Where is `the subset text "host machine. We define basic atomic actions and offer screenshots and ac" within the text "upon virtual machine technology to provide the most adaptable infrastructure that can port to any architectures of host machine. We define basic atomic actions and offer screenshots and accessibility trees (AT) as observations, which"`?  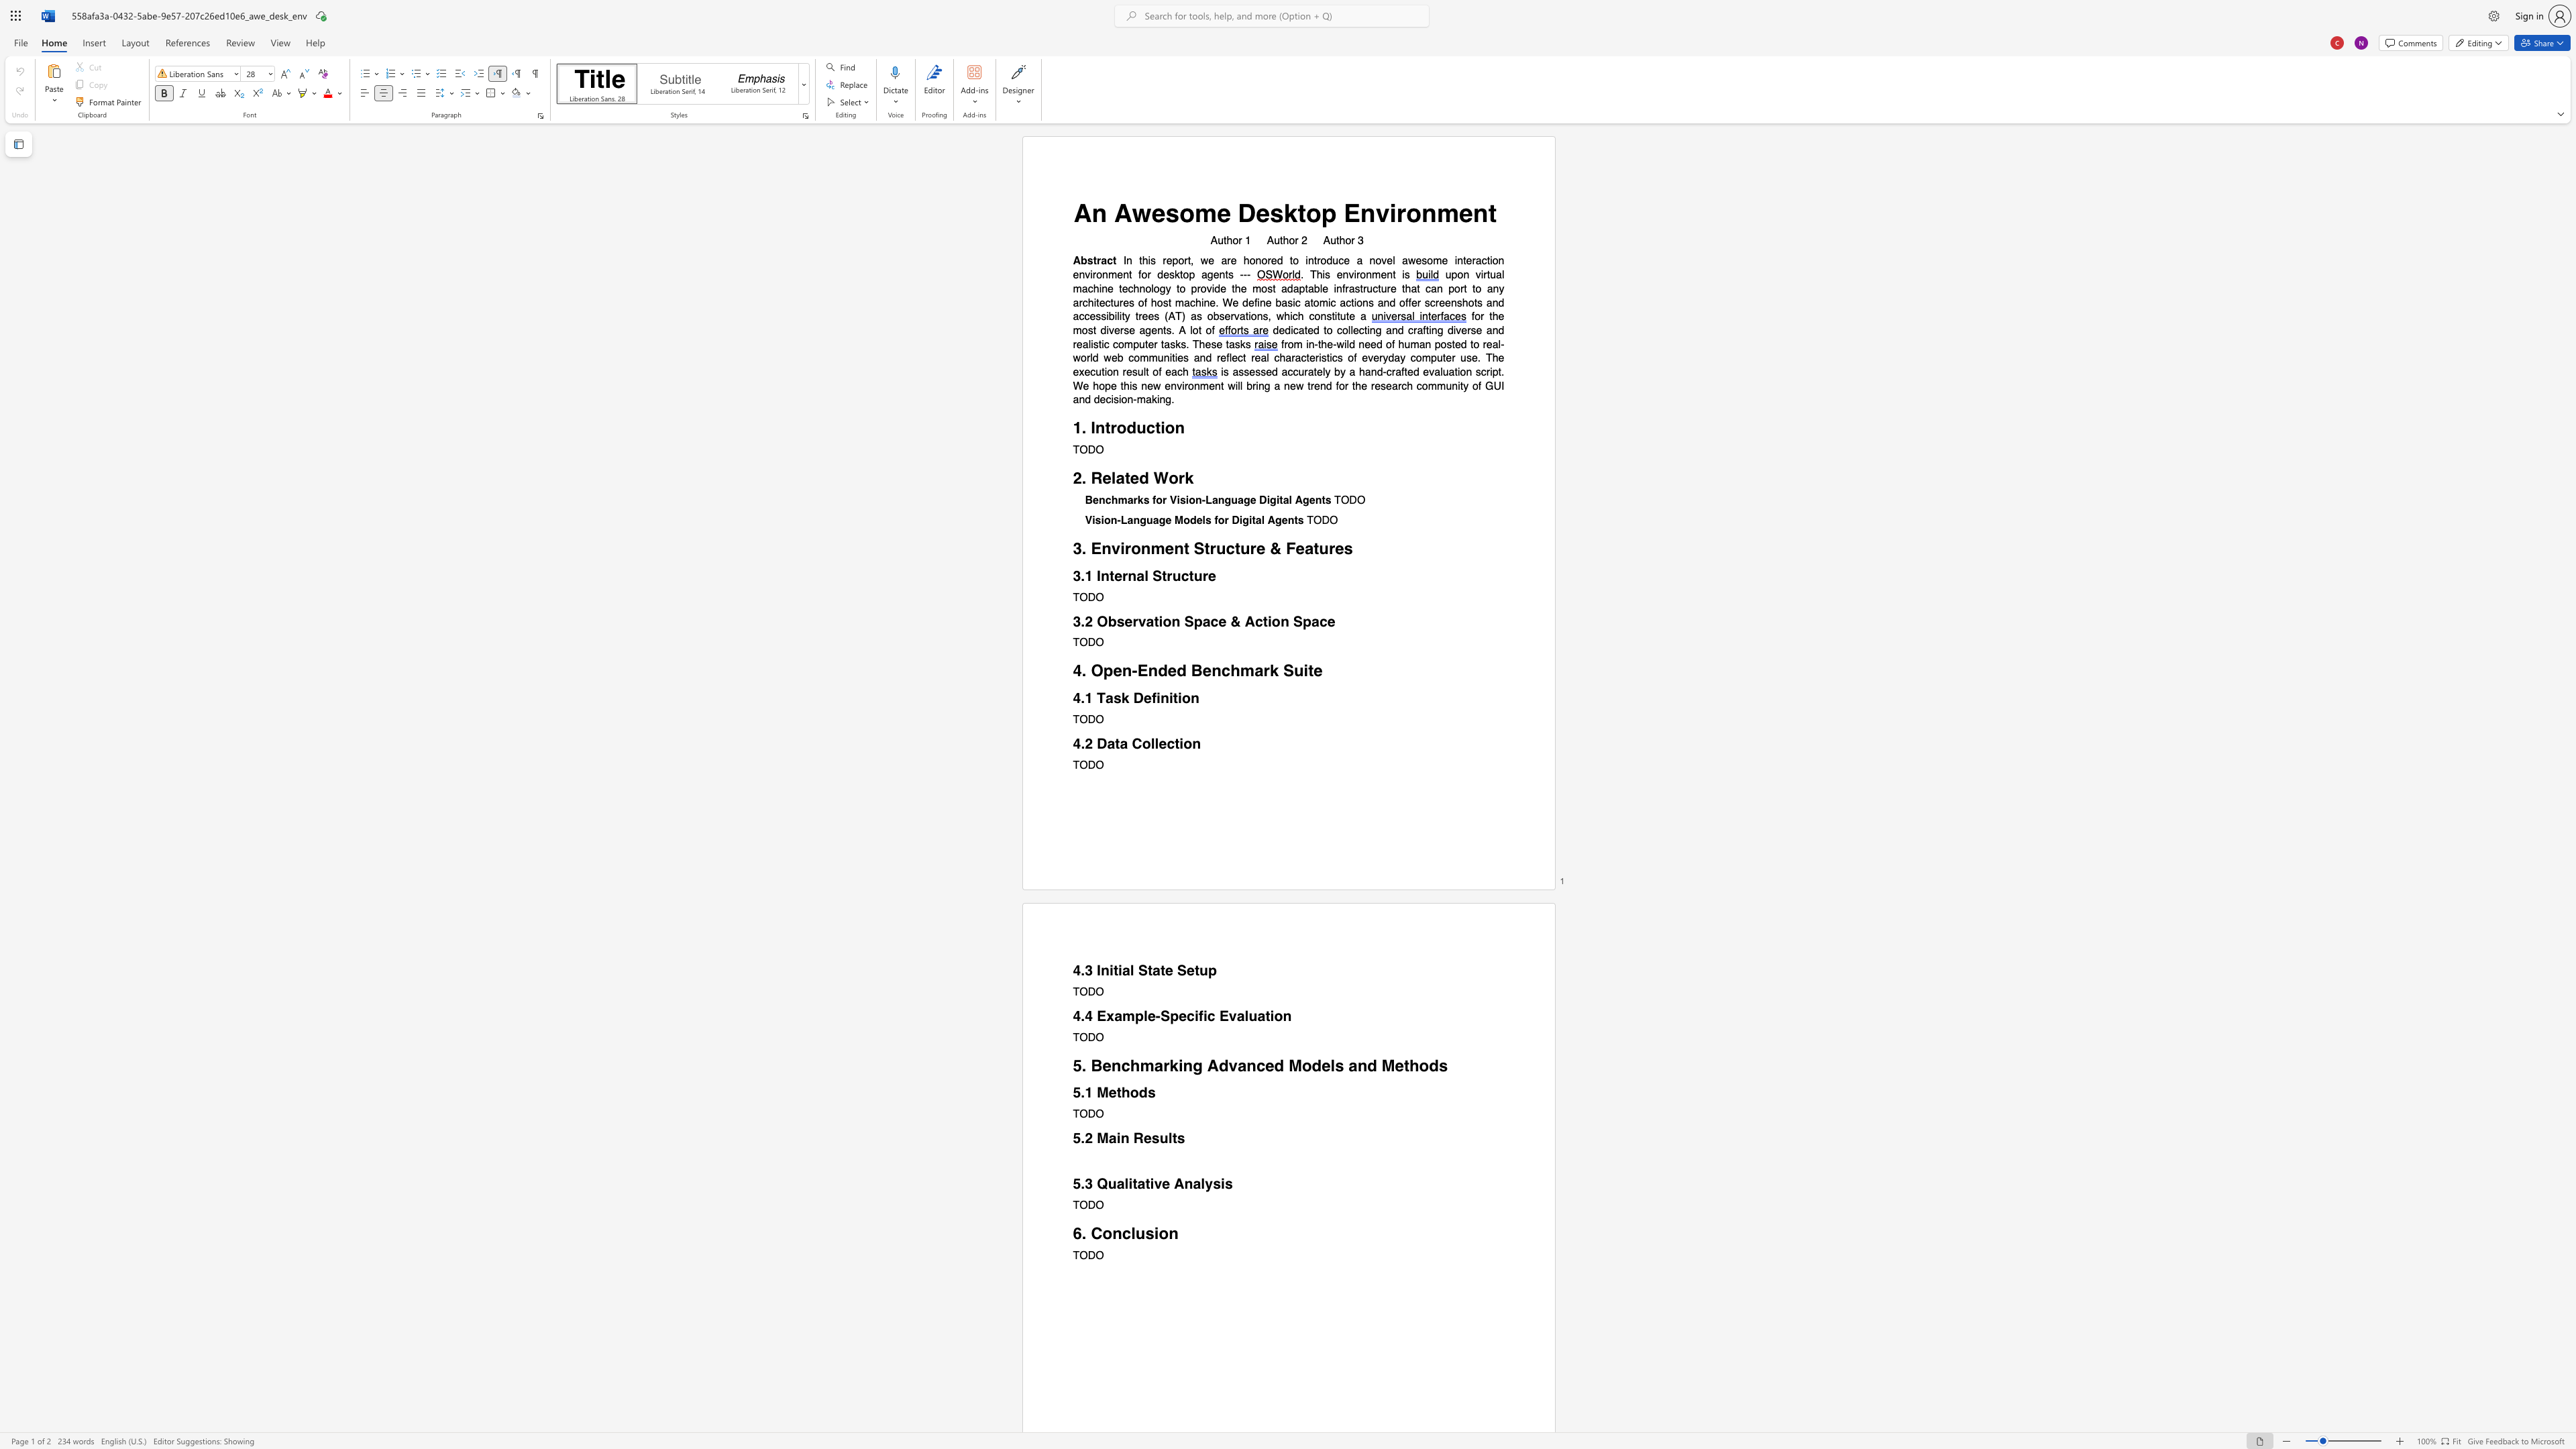
the subset text "host machine. We define basic atomic actions and offer screenshots and ac" within the text "upon virtual machine technology to provide the most adaptable infrastructure that can port to any architectures of host machine. We define basic atomic actions and offer screenshots and accessibility trees (AT) as observations, which" is located at coordinates (1149, 303).